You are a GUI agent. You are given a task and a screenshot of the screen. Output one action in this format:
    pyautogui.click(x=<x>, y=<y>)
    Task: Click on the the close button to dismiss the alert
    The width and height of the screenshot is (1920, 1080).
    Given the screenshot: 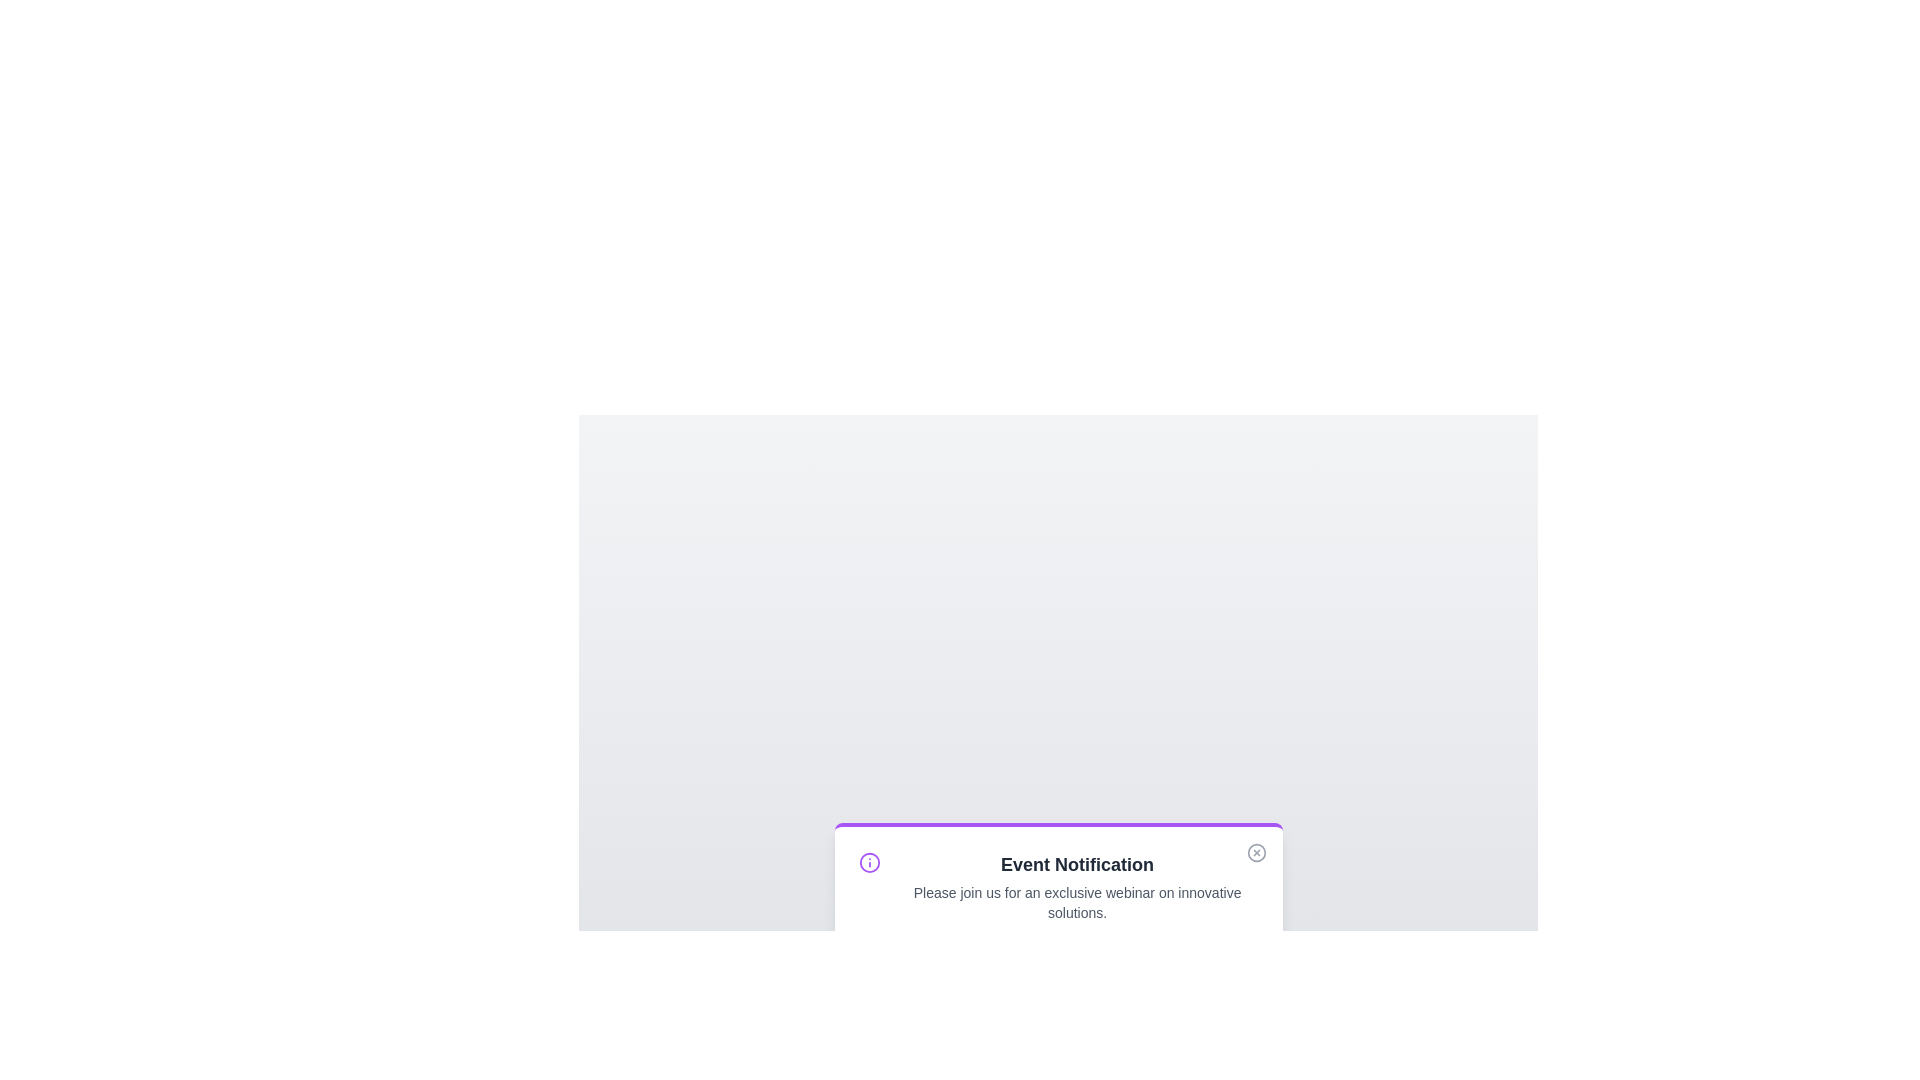 What is the action you would take?
    pyautogui.click(x=1255, y=852)
    